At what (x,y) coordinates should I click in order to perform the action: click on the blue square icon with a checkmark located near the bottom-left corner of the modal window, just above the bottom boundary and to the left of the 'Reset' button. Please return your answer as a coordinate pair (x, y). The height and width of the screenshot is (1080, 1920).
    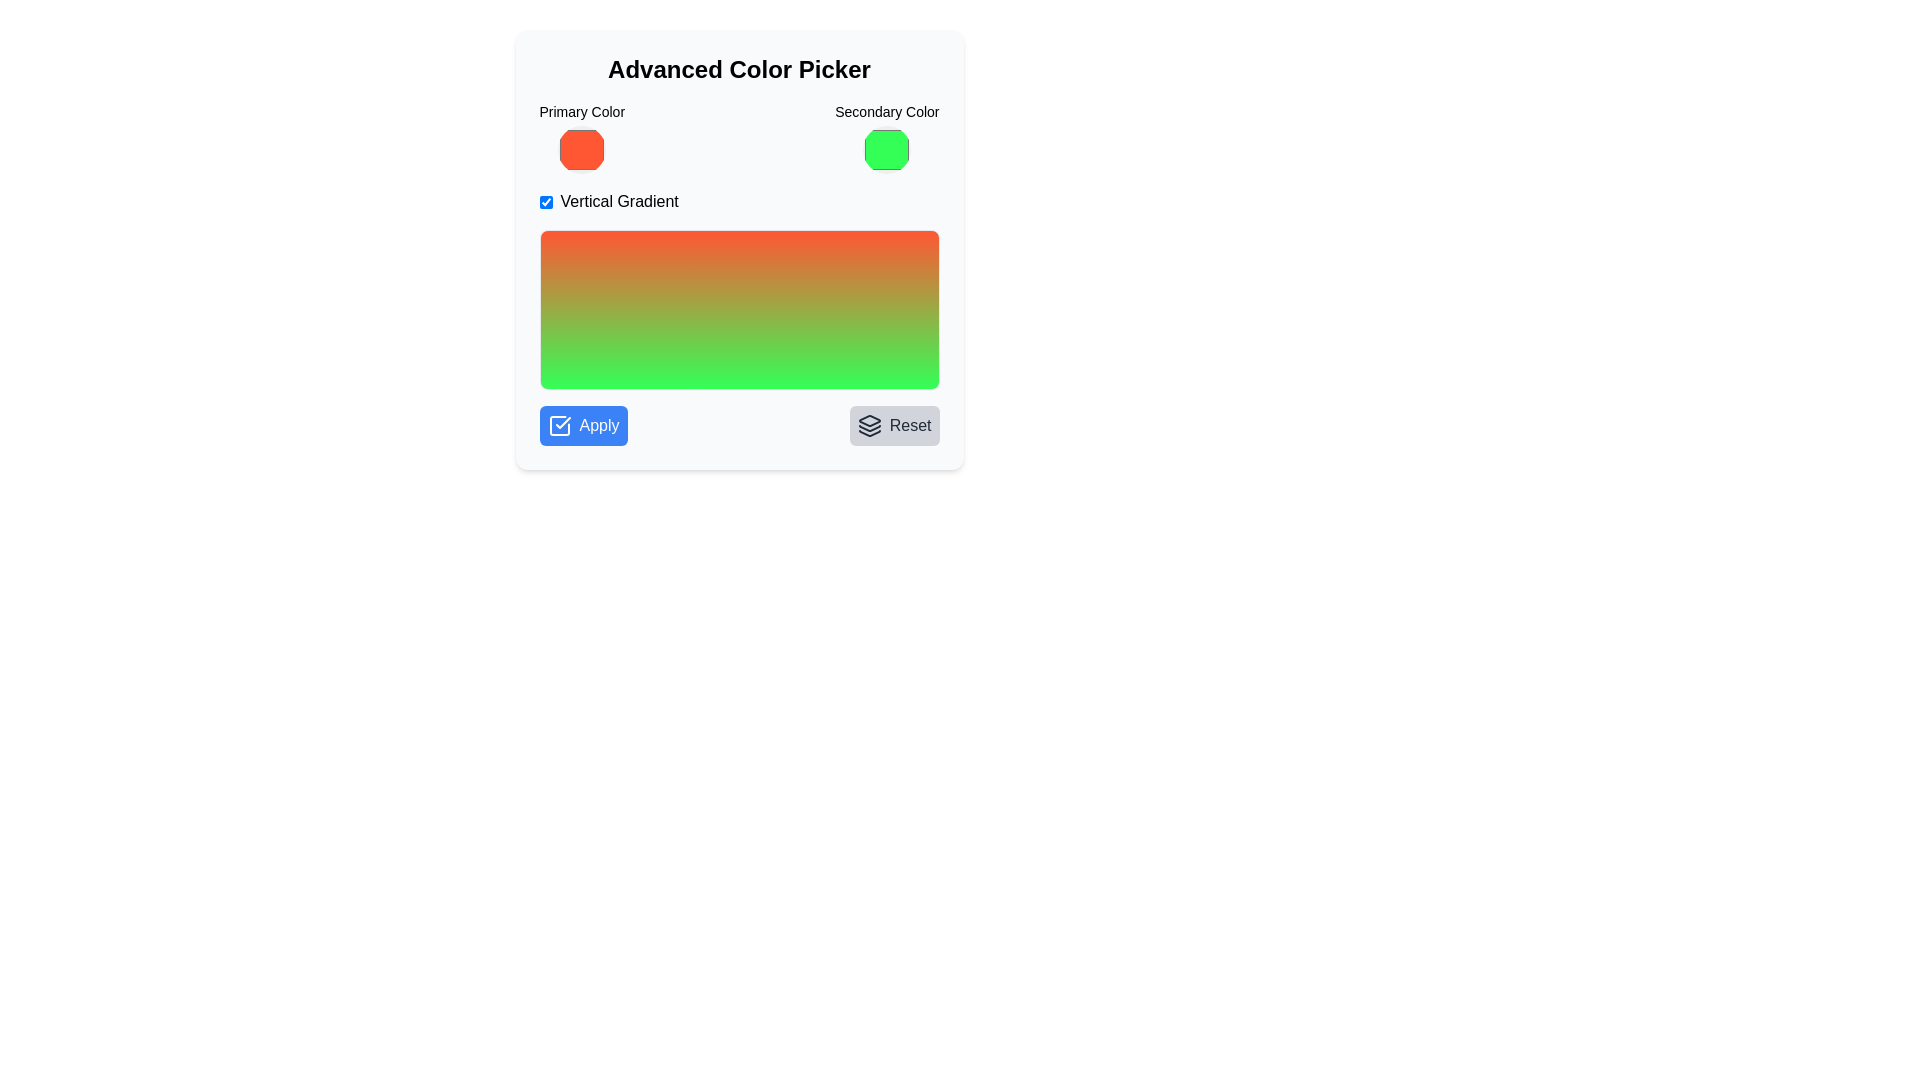
    Looking at the image, I should click on (559, 424).